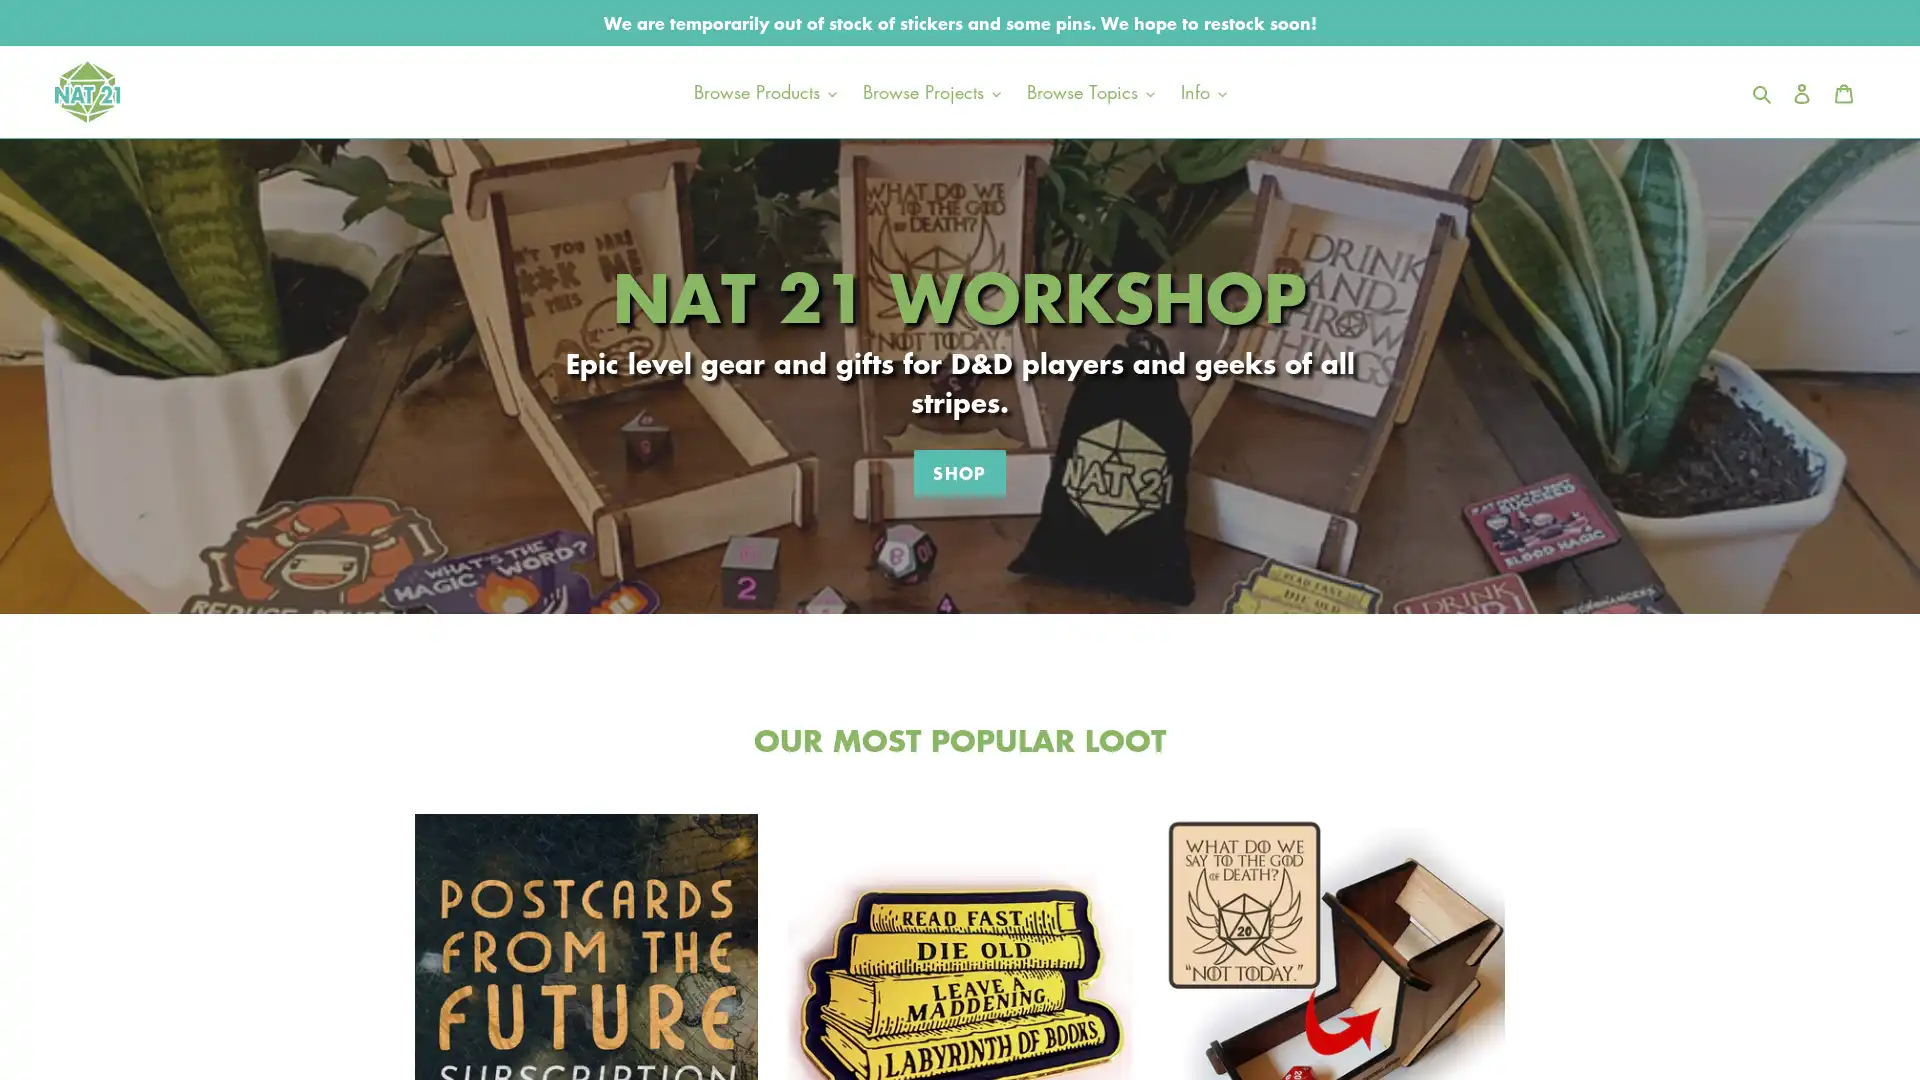 The image size is (1920, 1080). Describe the element at coordinates (1202, 91) in the screenshot. I see `Info` at that location.